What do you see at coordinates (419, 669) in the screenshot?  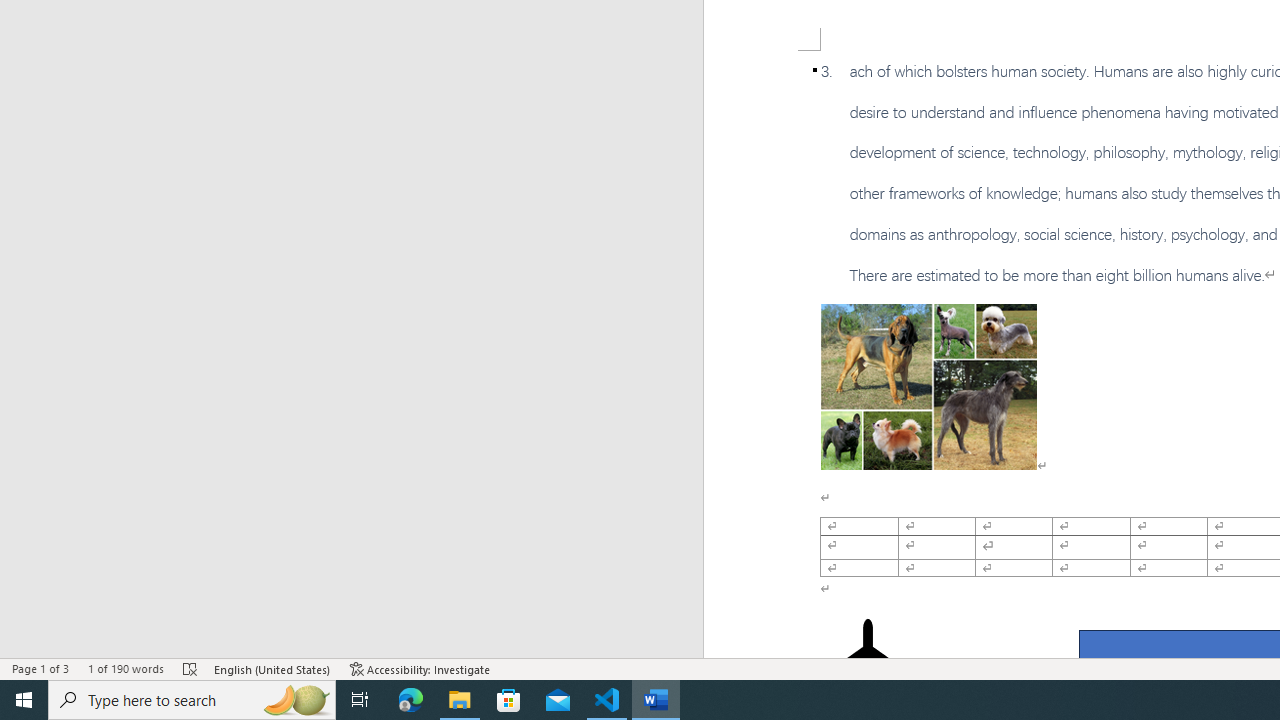 I see `'Accessibility Checker Accessibility: Investigate'` at bounding box center [419, 669].